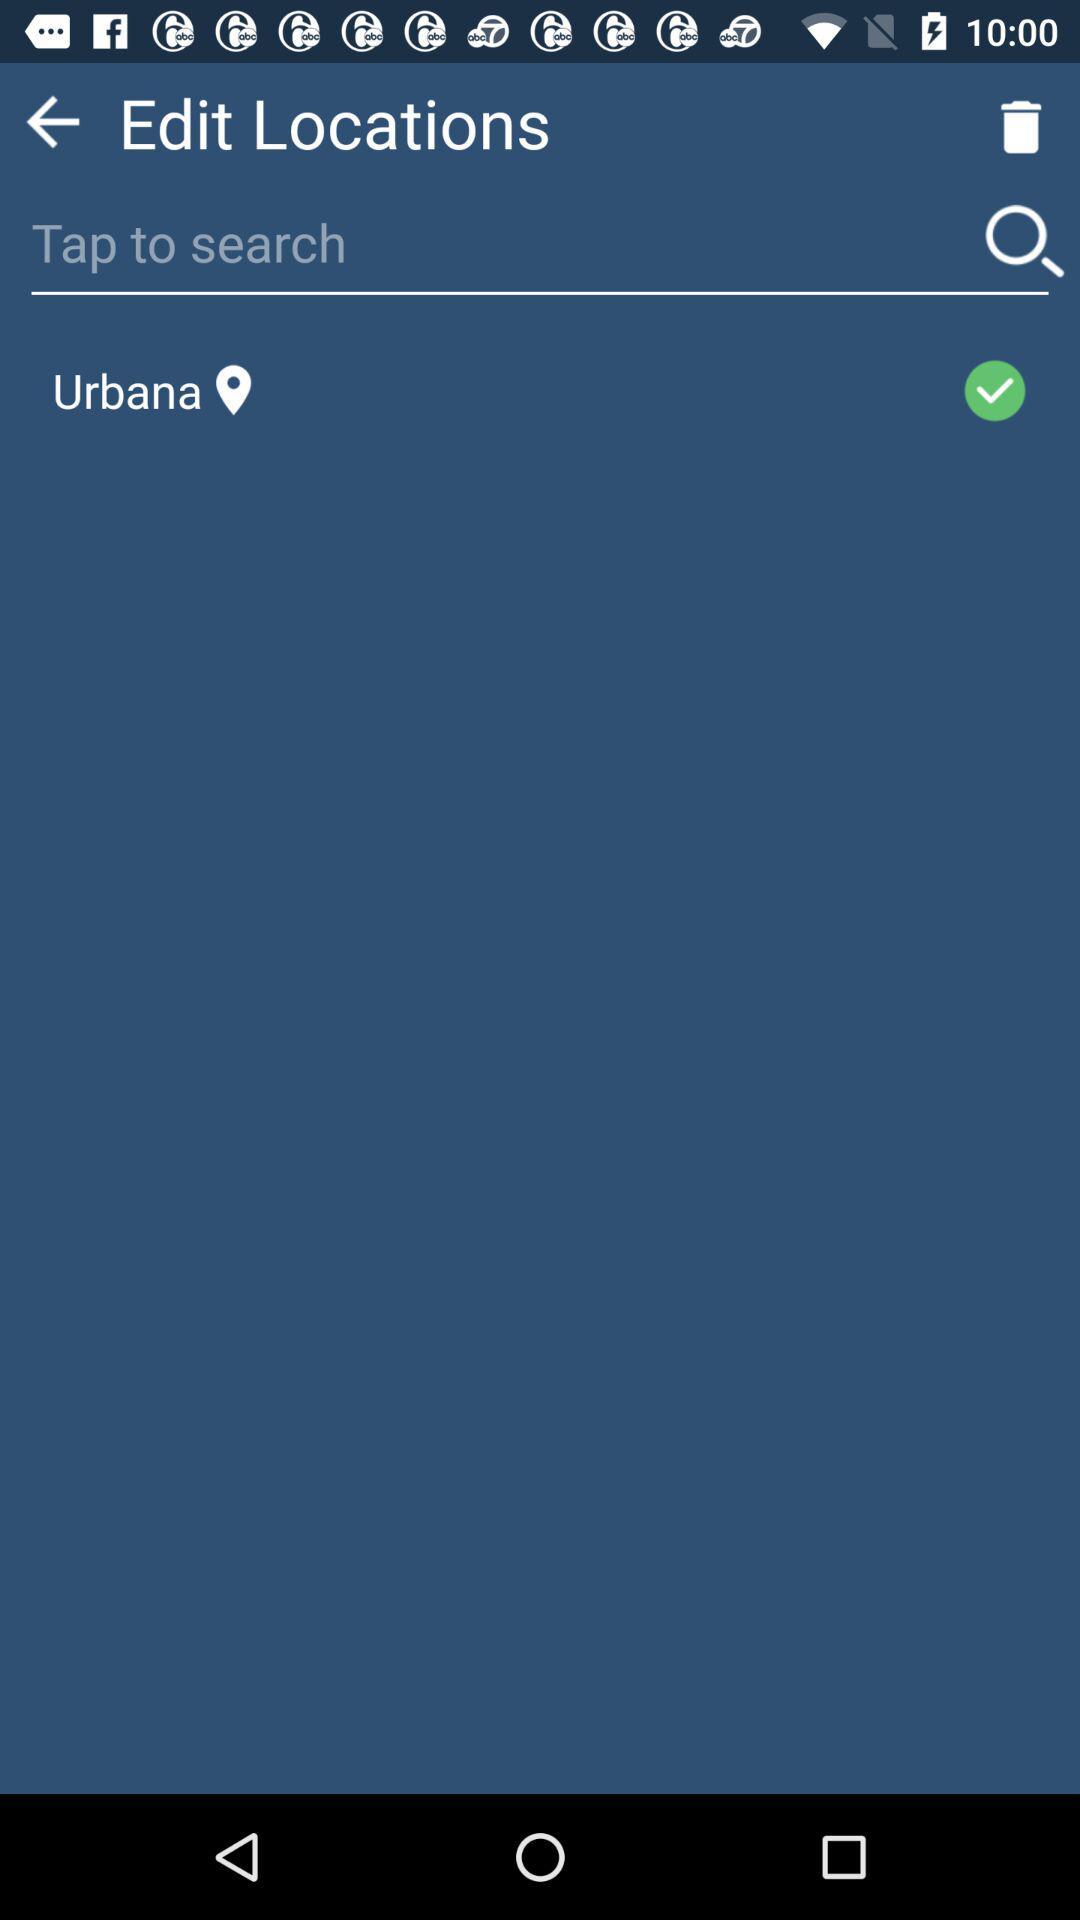 The height and width of the screenshot is (1920, 1080). Describe the element at coordinates (1024, 240) in the screenshot. I see `the search icon` at that location.